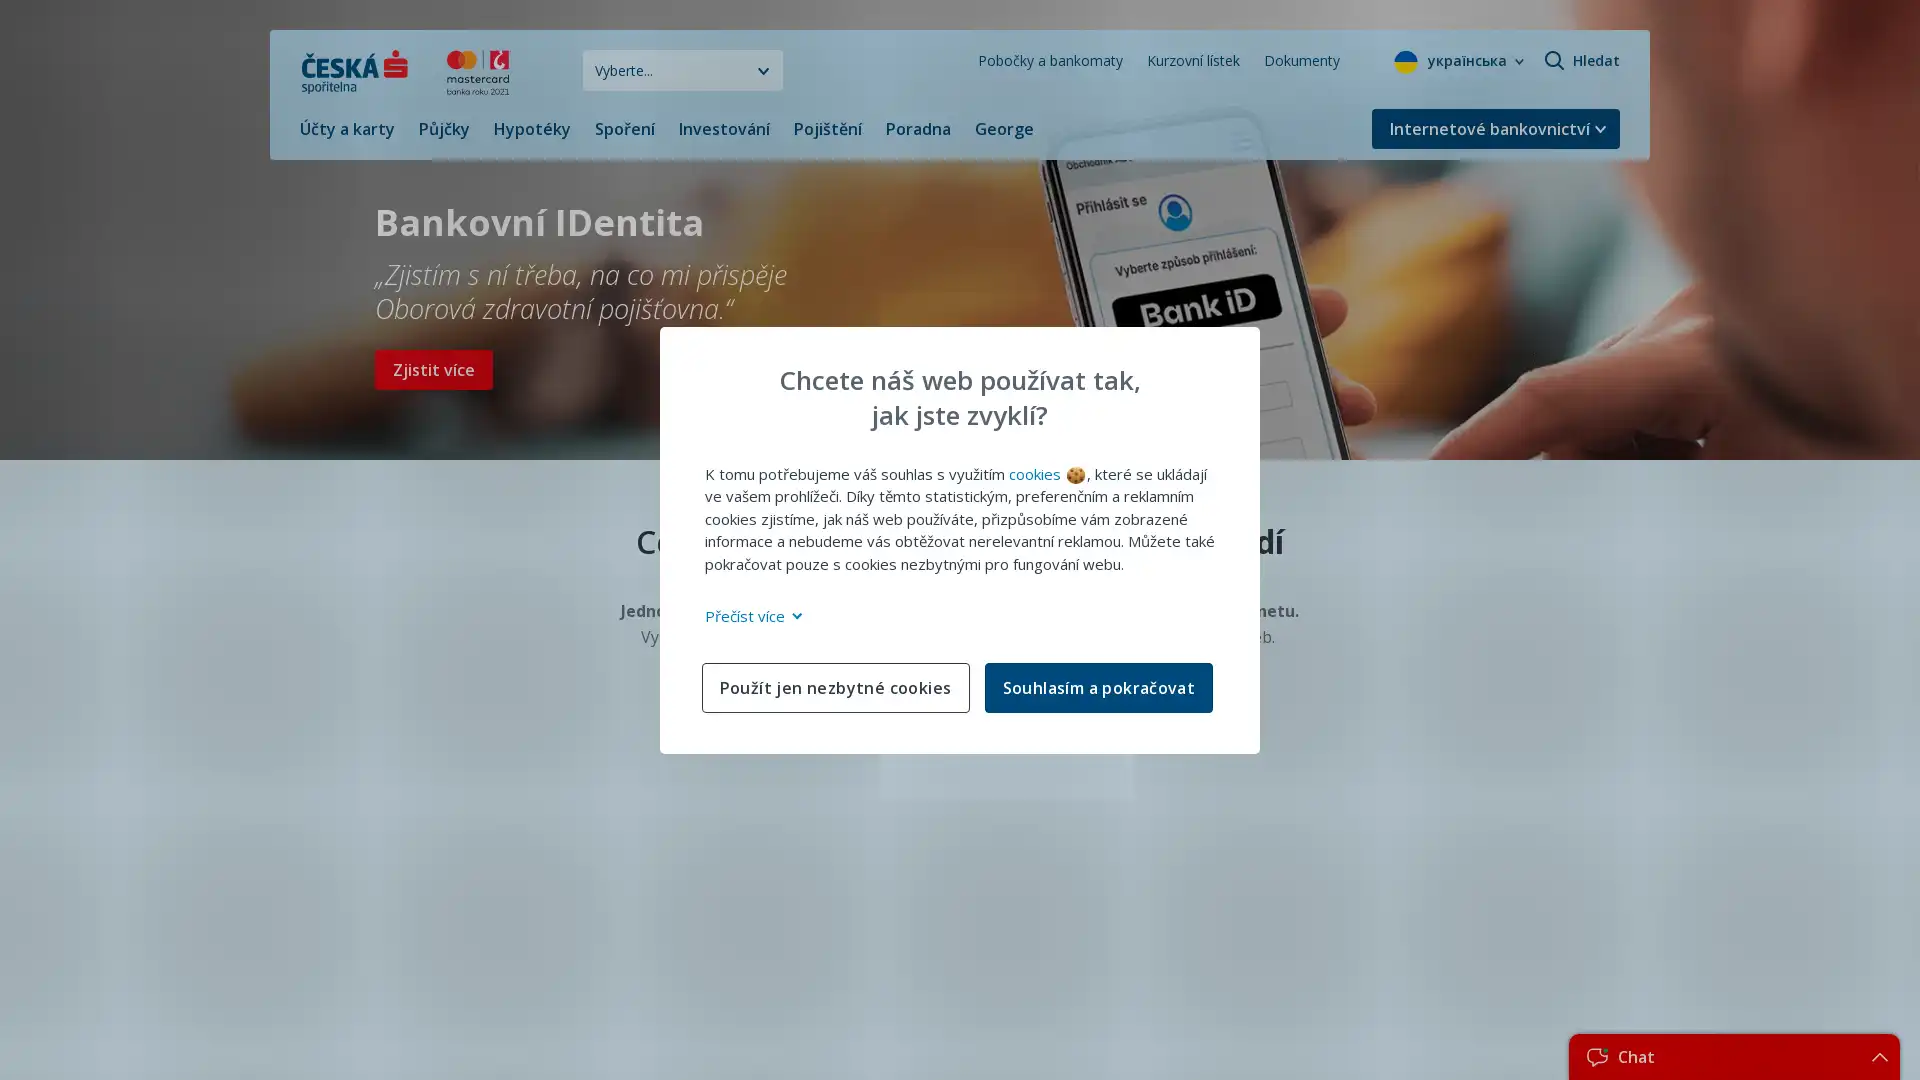 Image resolution: width=1920 pixels, height=1080 pixels. I want to click on Pouzit jen nezbytne cookies, so click(835, 685).